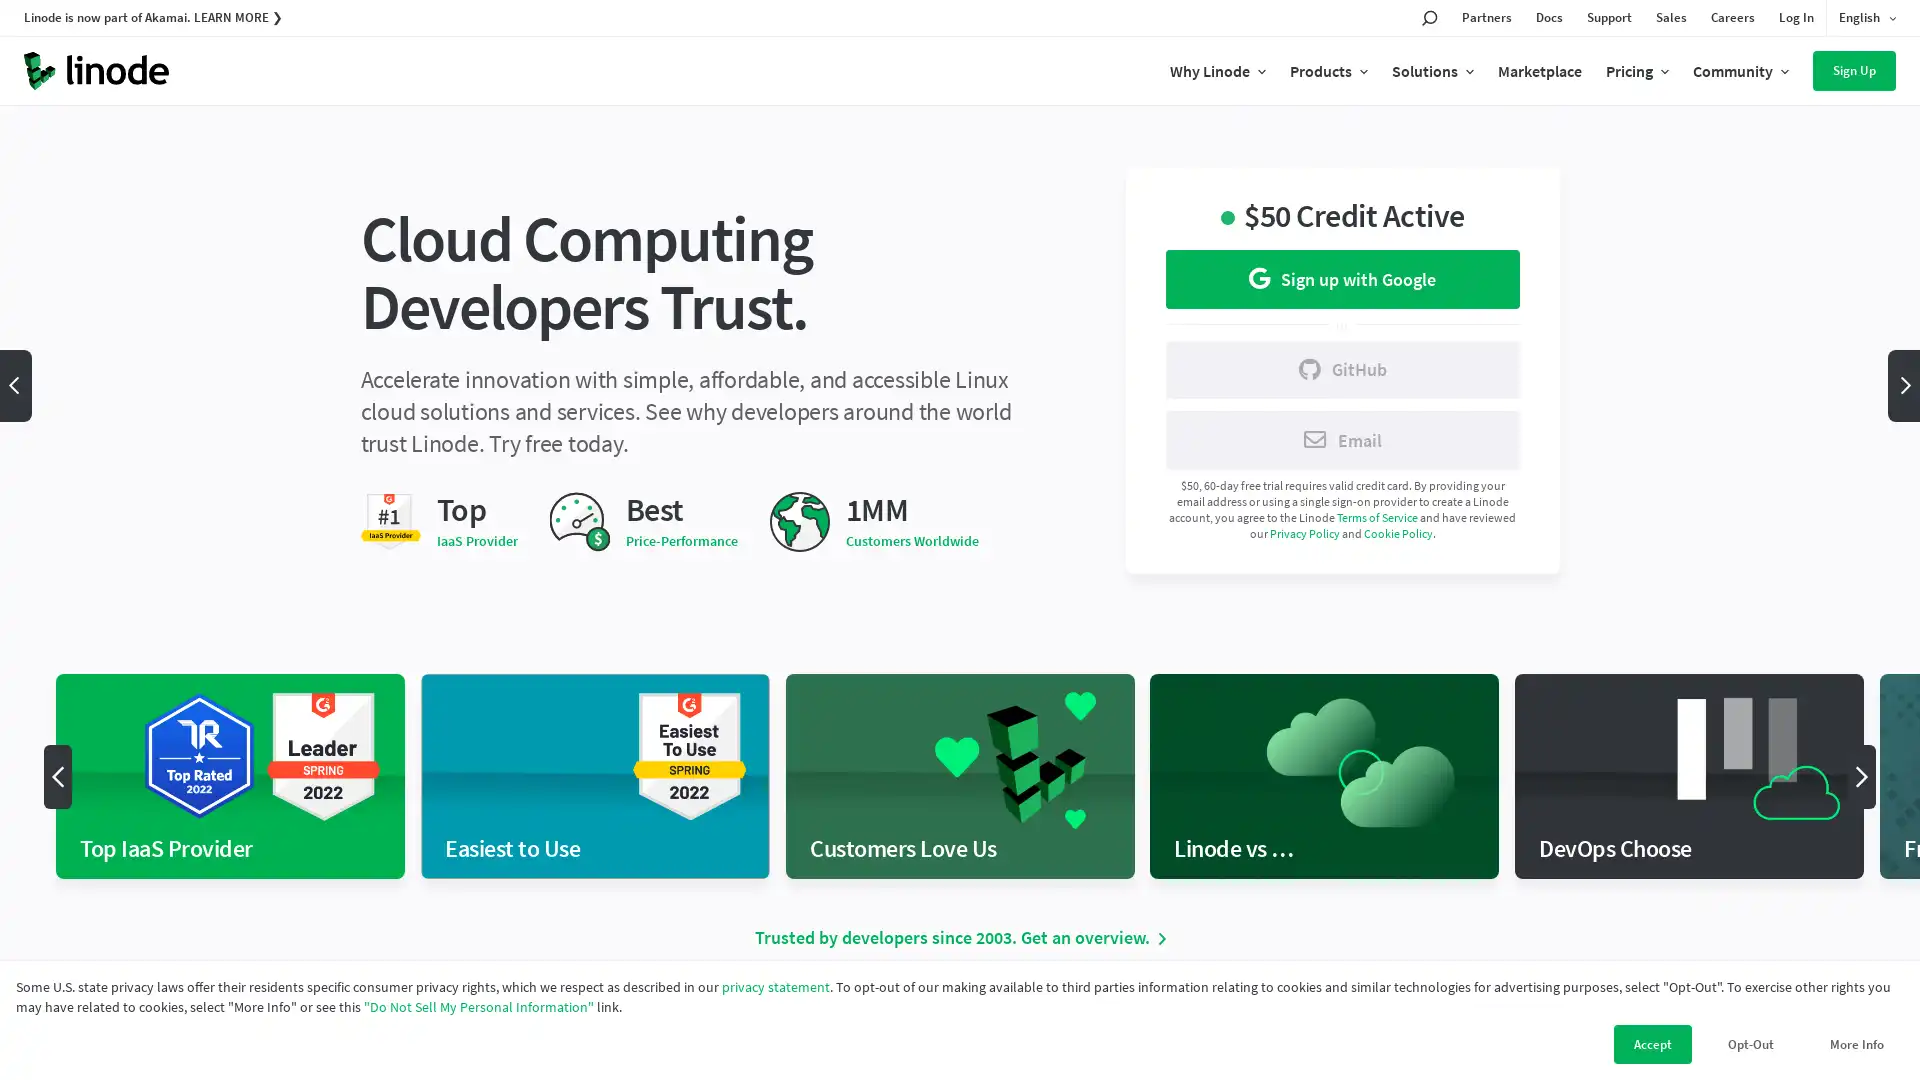 The height and width of the screenshot is (1080, 1920). I want to click on Opt-Out, so click(1750, 1043).